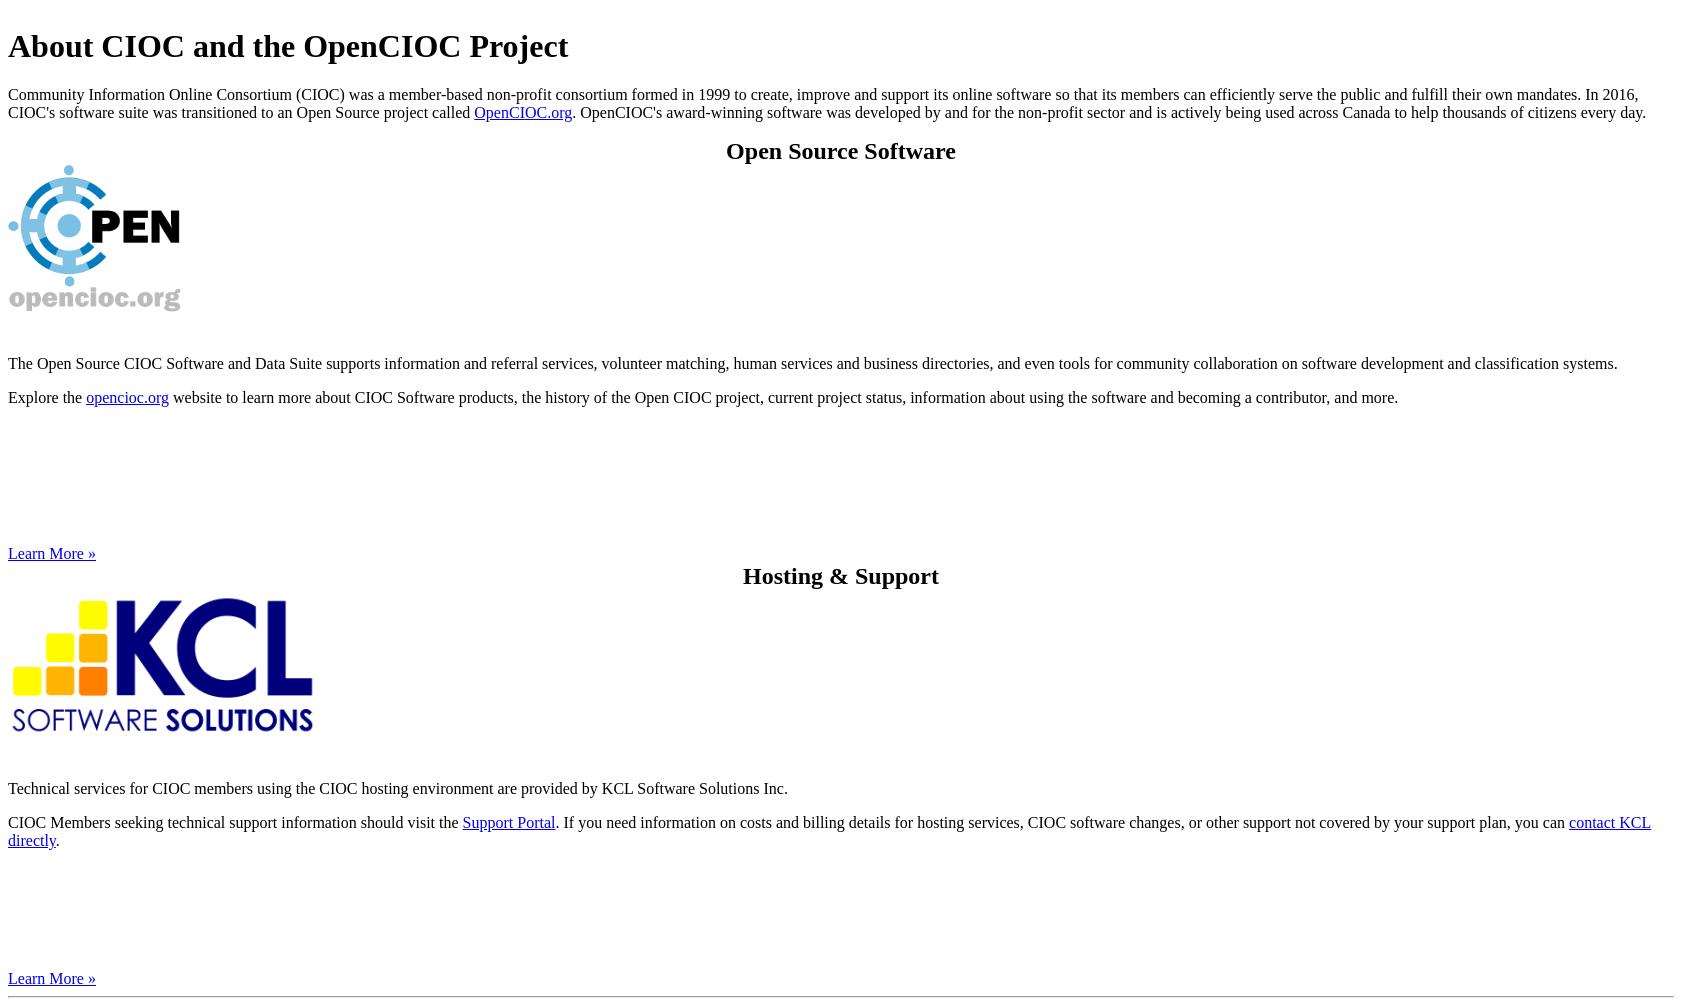 The width and height of the screenshot is (1682, 1000). What do you see at coordinates (56, 839) in the screenshot?
I see `'.'` at bounding box center [56, 839].